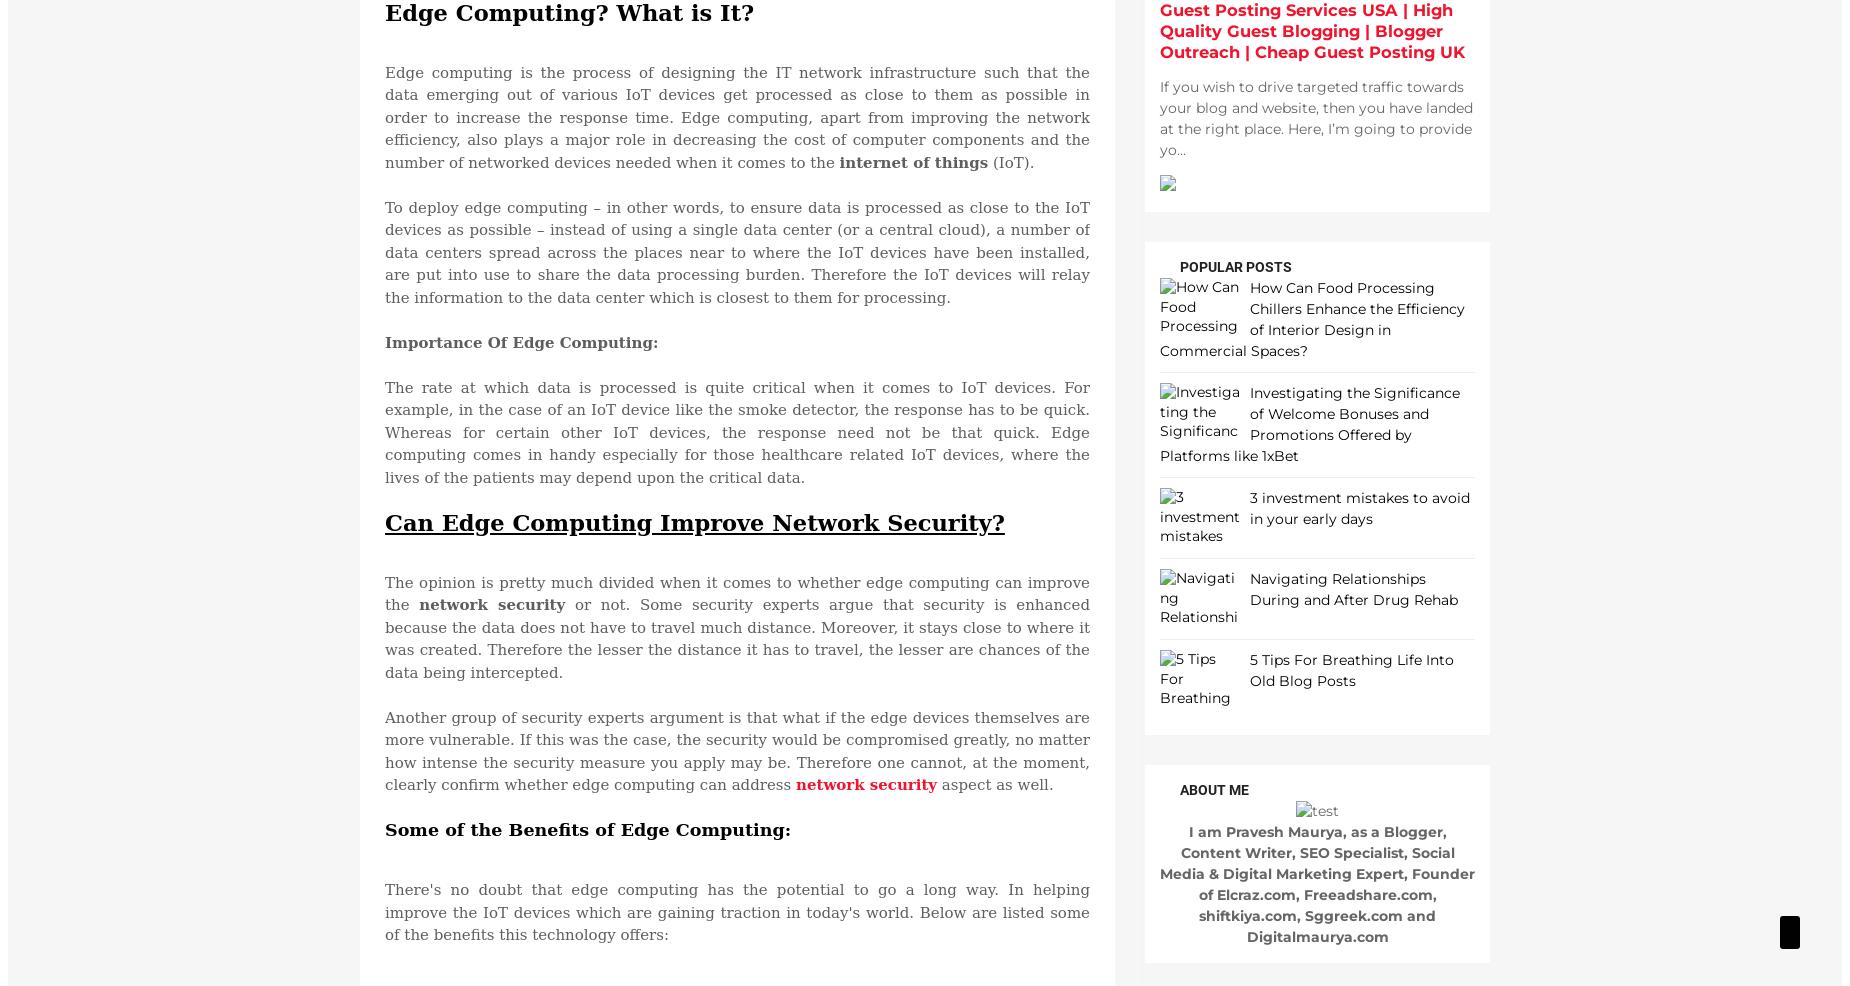 Image resolution: width=1850 pixels, height=986 pixels. Describe the element at coordinates (737, 431) in the screenshot. I see `'The rate at which data is processed is quite
critical when it comes to IoT devices. For example, in the case of an IoT
device like the smoke detector, the response has to be quick. Whereas for
certain other IoT devices, the response need not be that quick. Edge computing comes
in handy especially for those healthcare related IoT devices, where the lives
of the patients may depend upon the critical data.'` at that location.